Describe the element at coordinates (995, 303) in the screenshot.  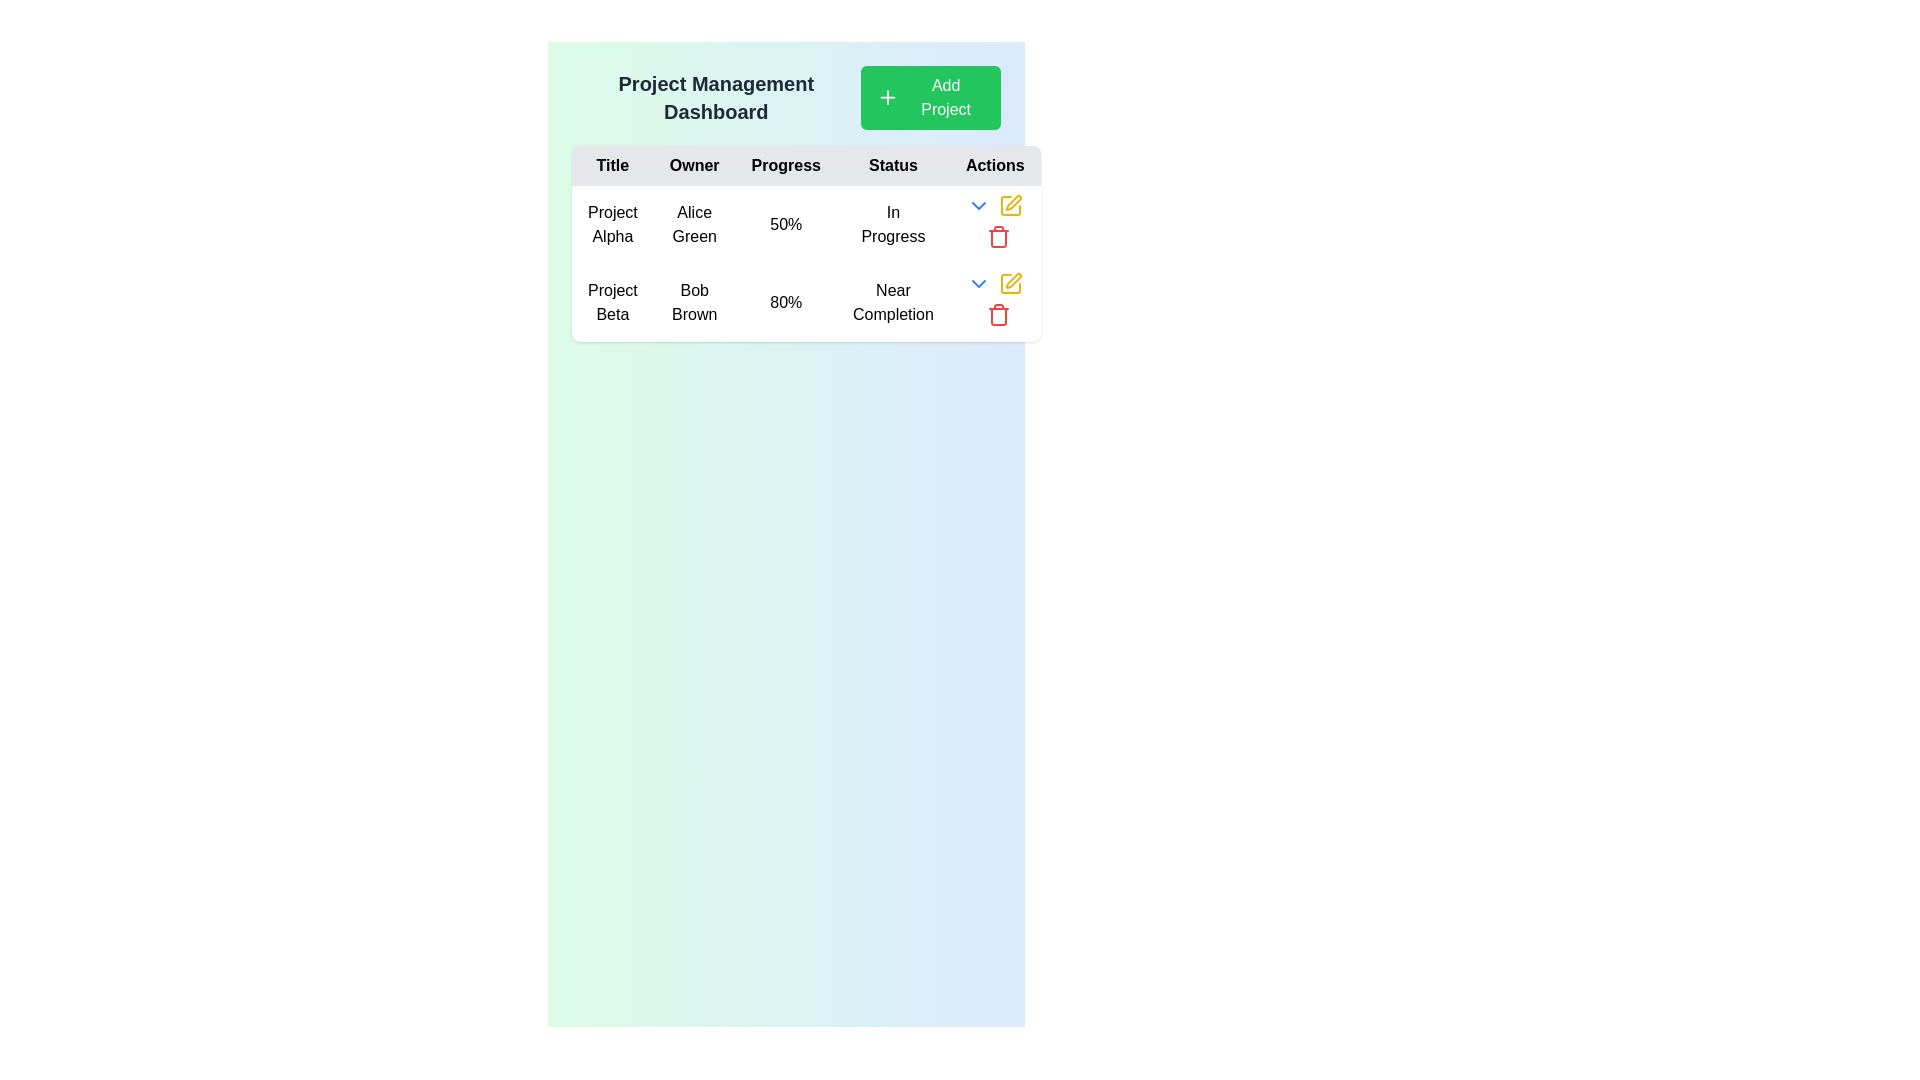
I see `the red trash can icon in the 'Actions' column of the second row for 'Project Beta'` at that location.